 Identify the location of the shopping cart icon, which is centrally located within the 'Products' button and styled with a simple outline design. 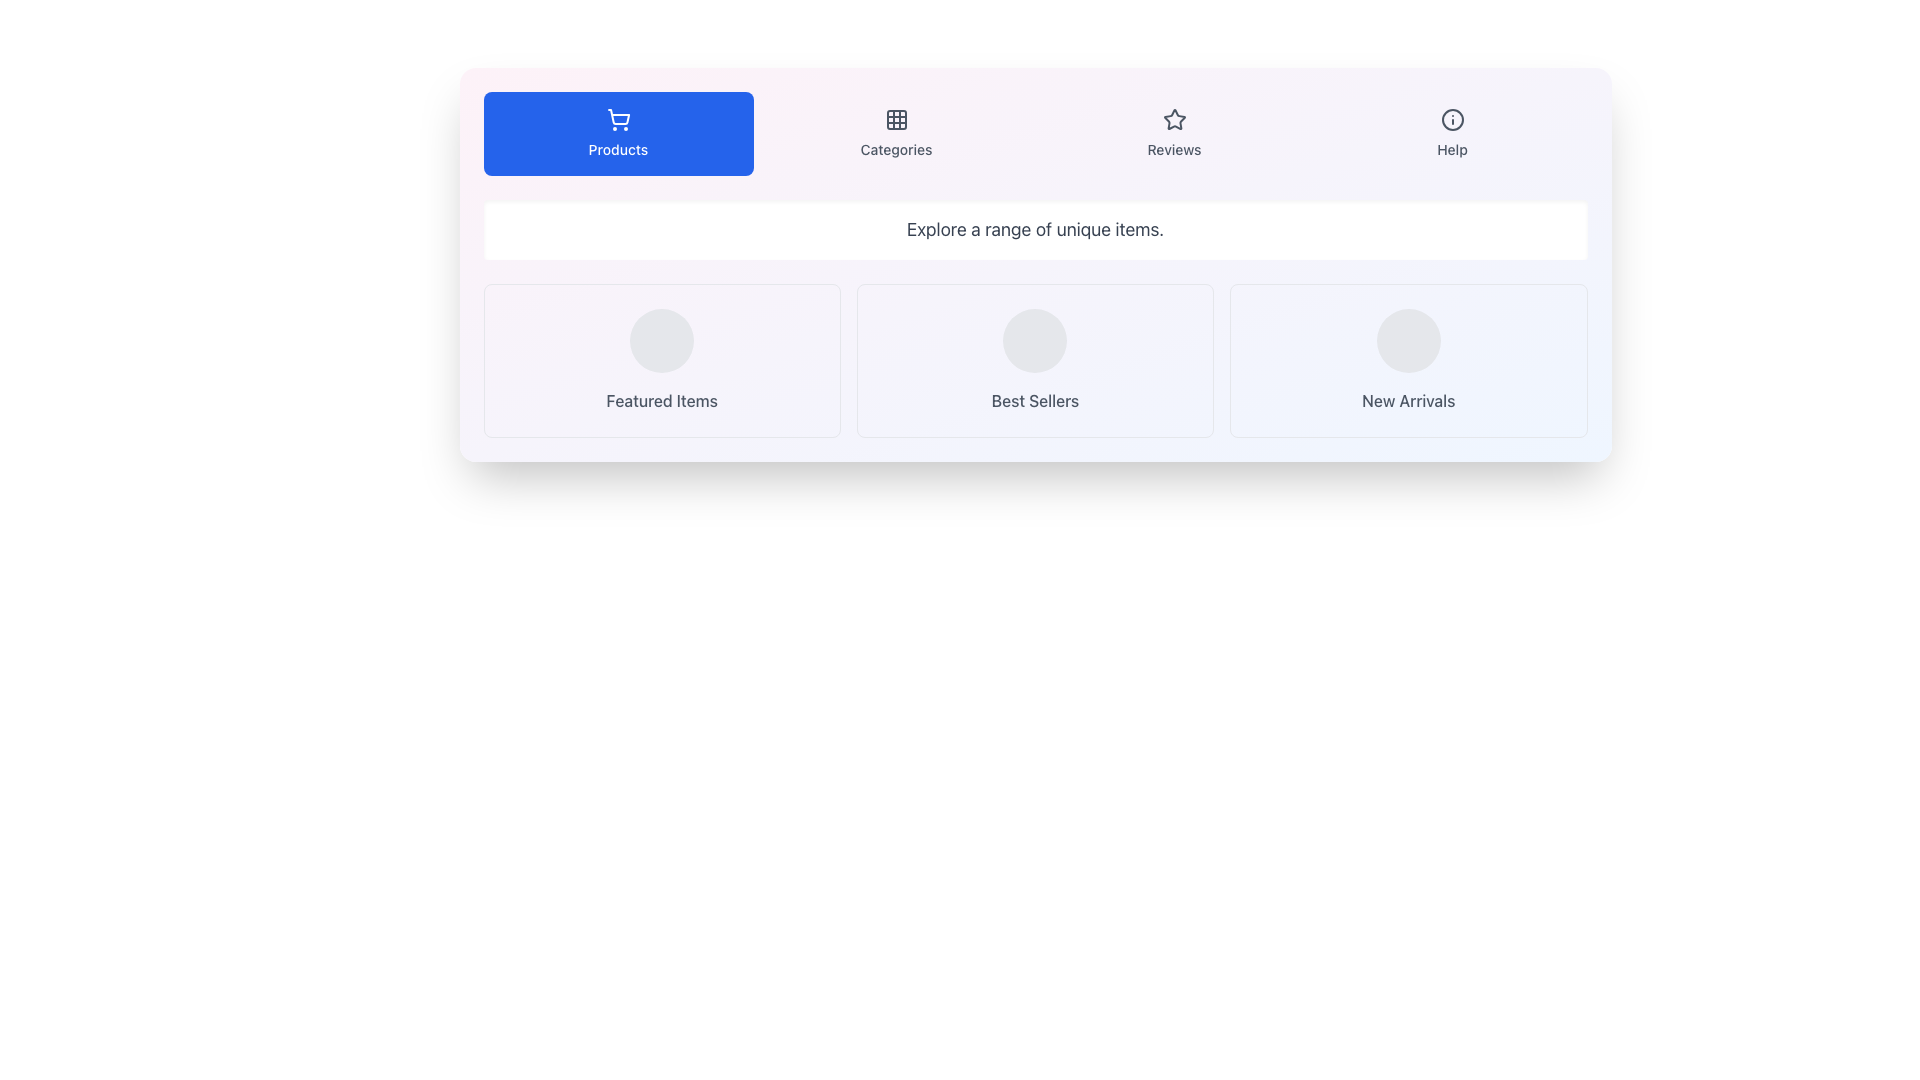
(617, 119).